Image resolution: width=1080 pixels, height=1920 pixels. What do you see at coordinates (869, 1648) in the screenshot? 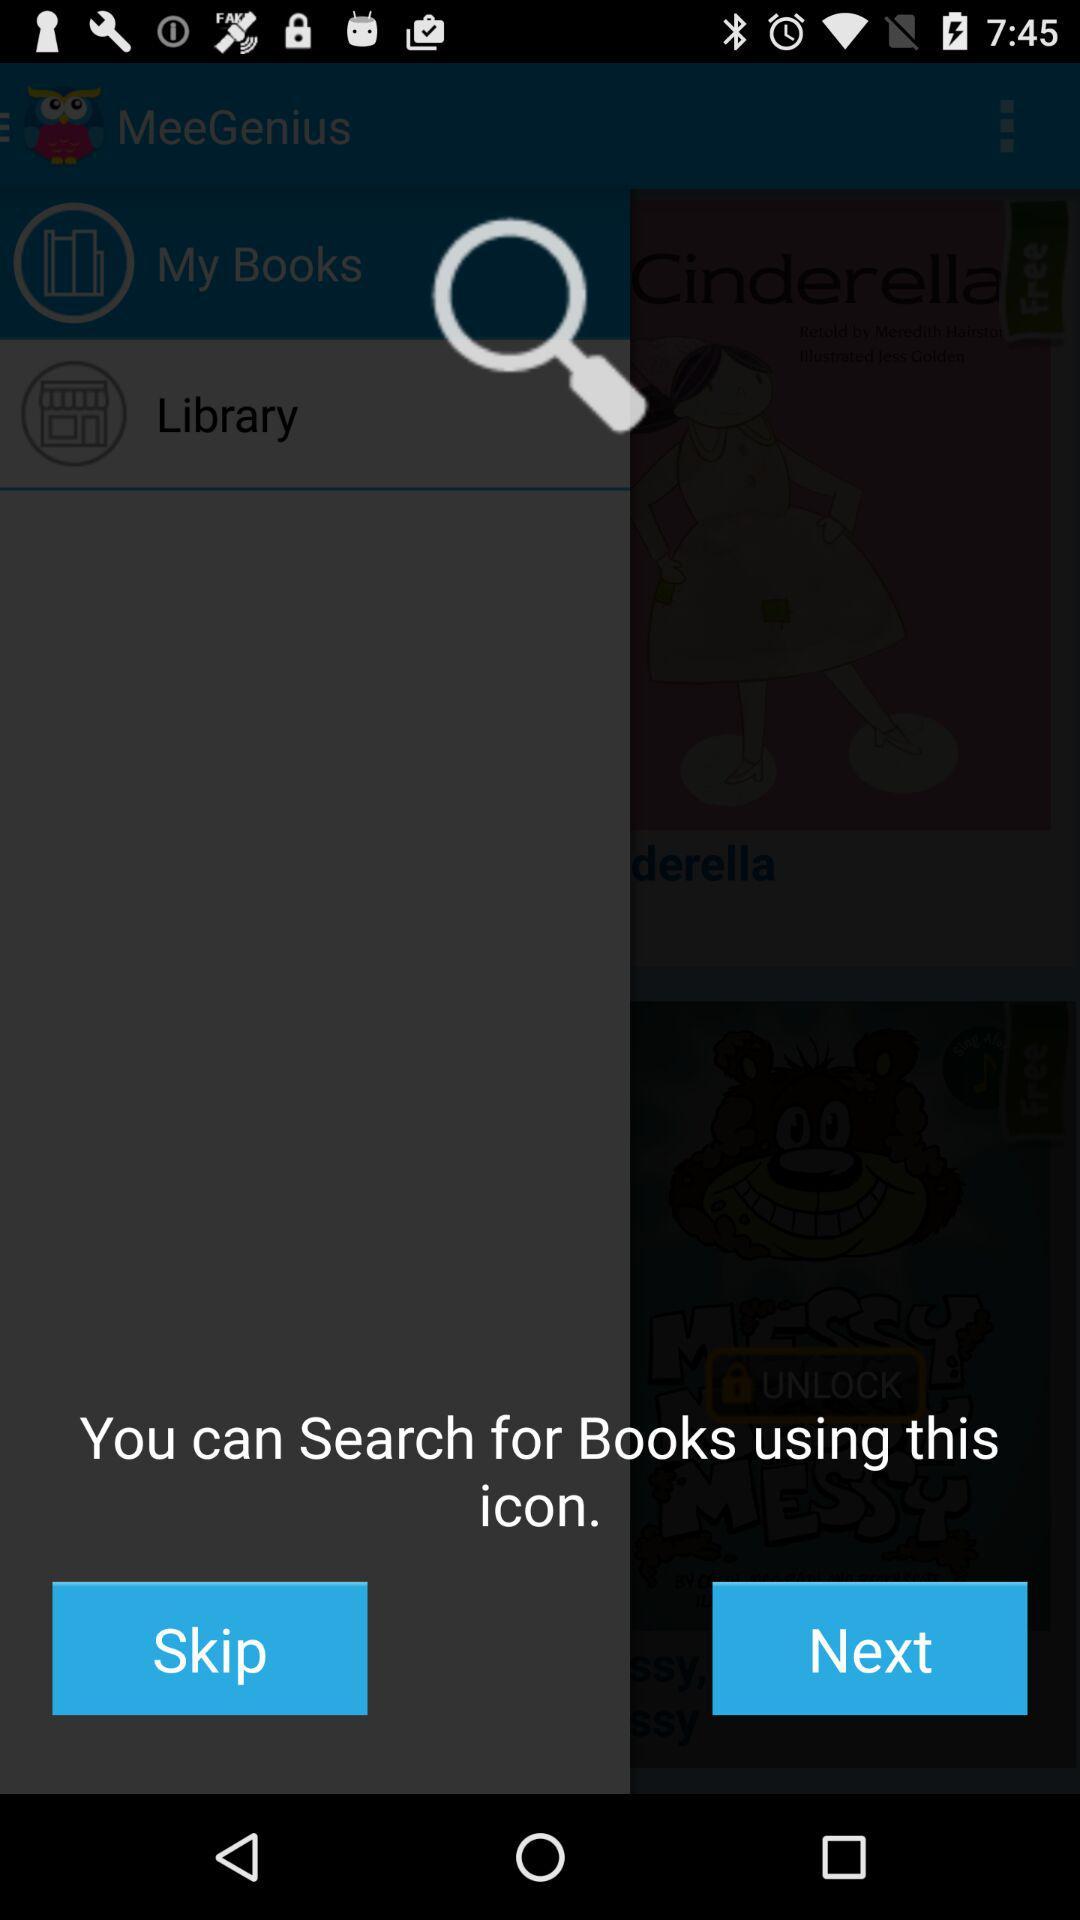
I see `the next item` at bounding box center [869, 1648].